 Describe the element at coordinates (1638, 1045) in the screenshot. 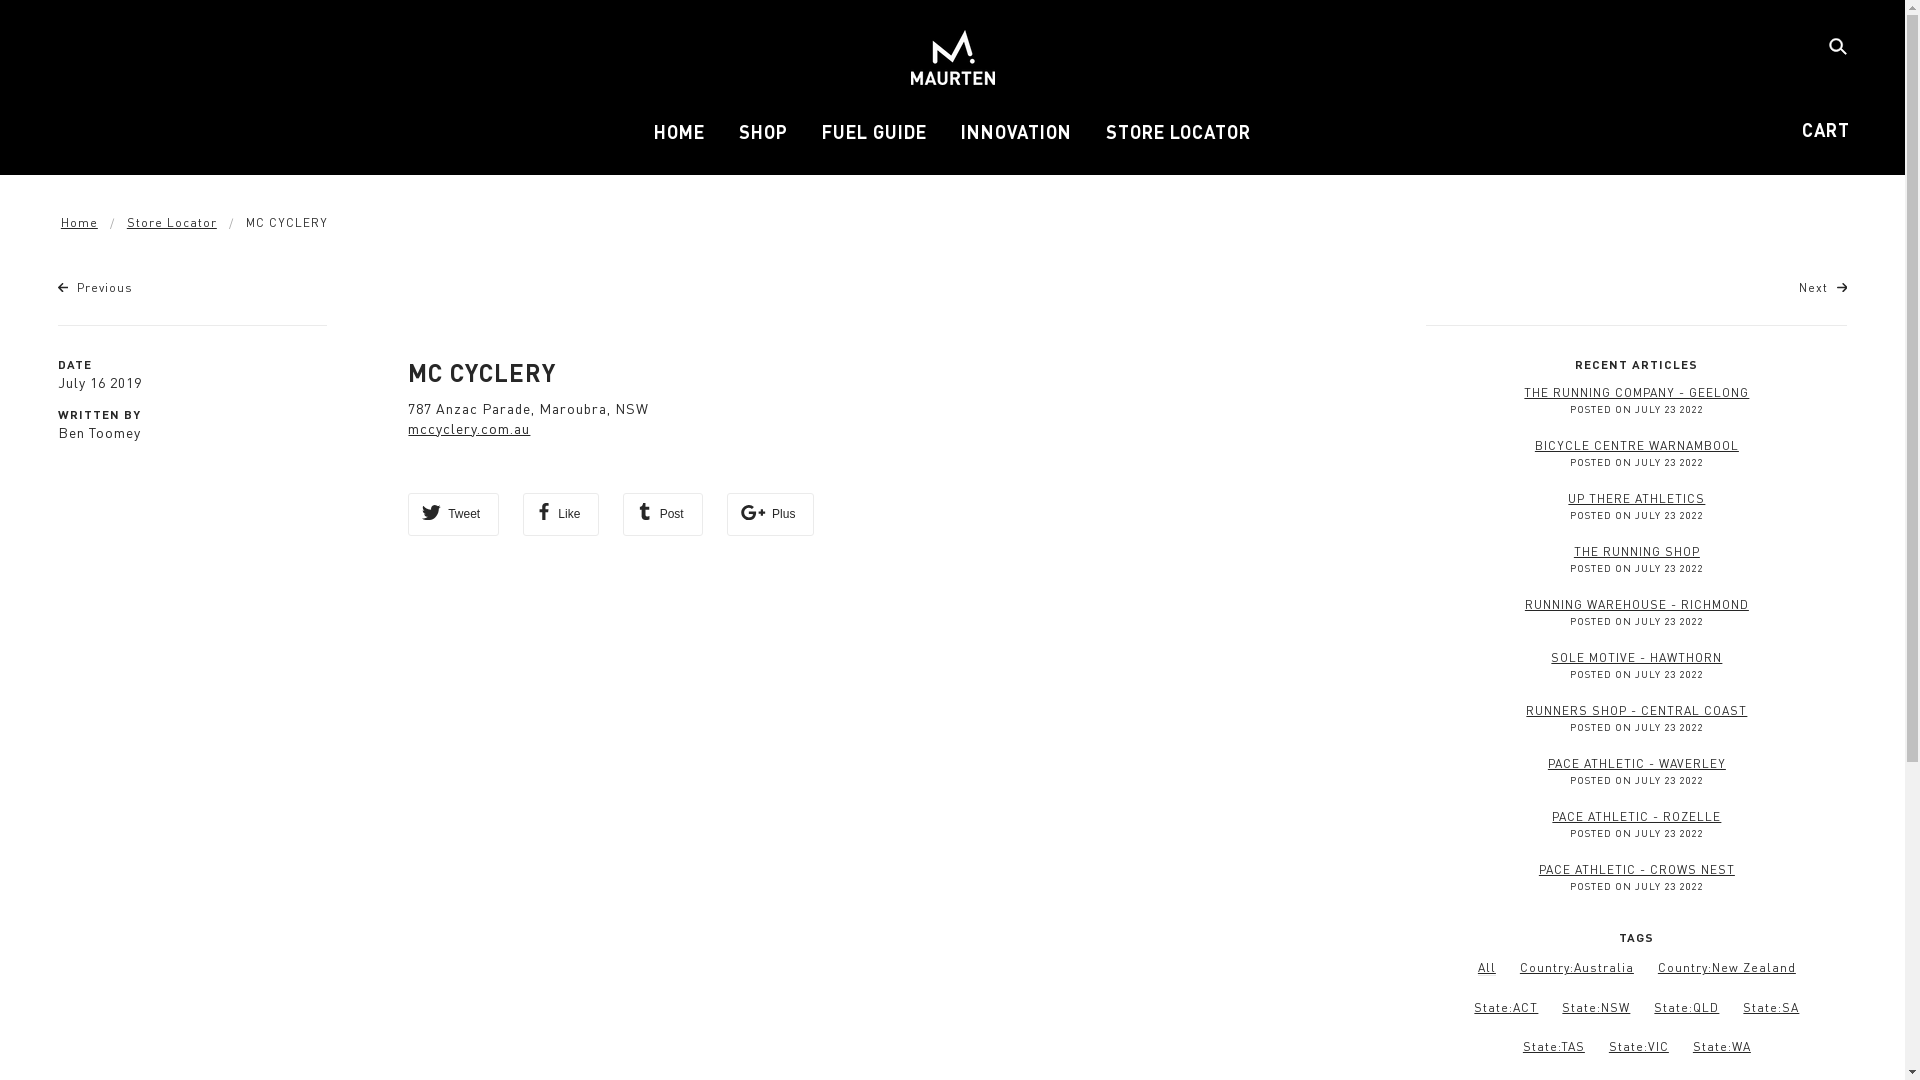

I see `'State:VIC'` at that location.